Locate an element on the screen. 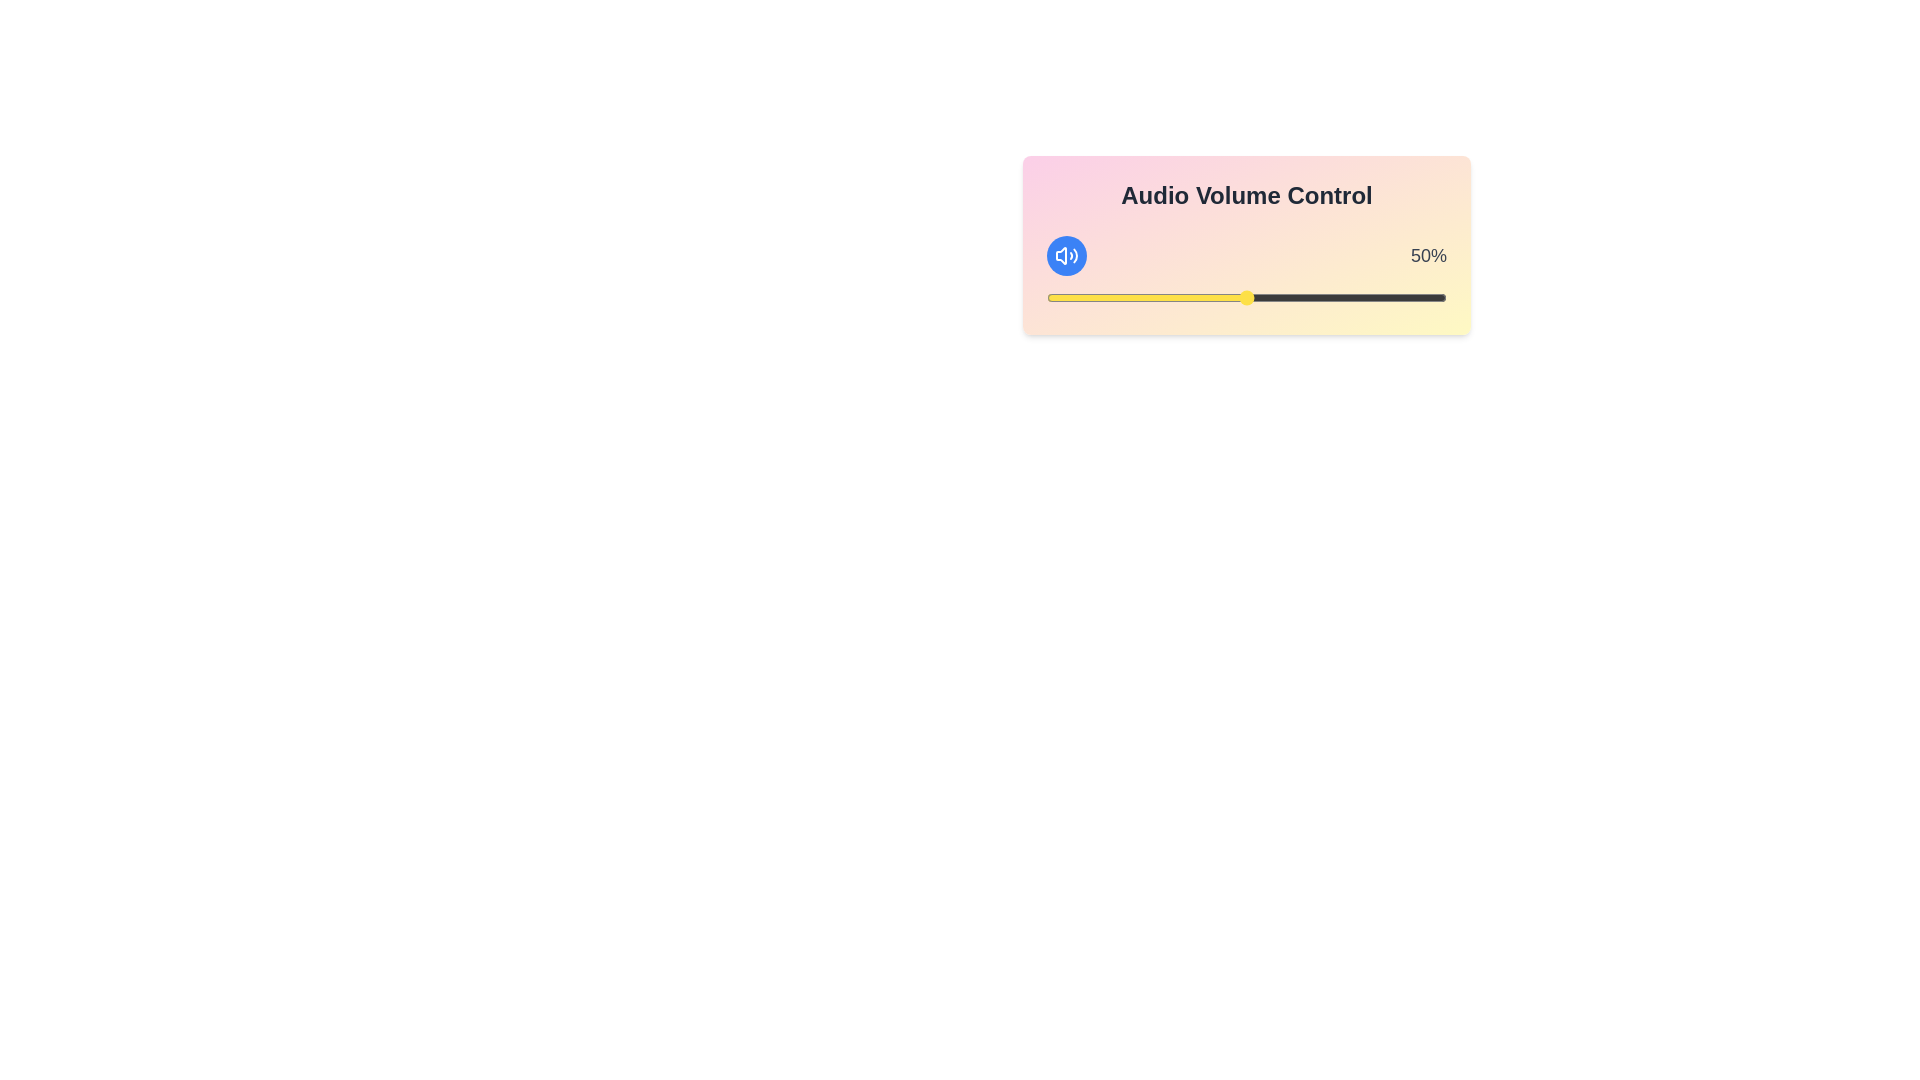 This screenshot has height=1080, width=1920. the volume to 5% by dragging the slider is located at coordinates (1065, 297).